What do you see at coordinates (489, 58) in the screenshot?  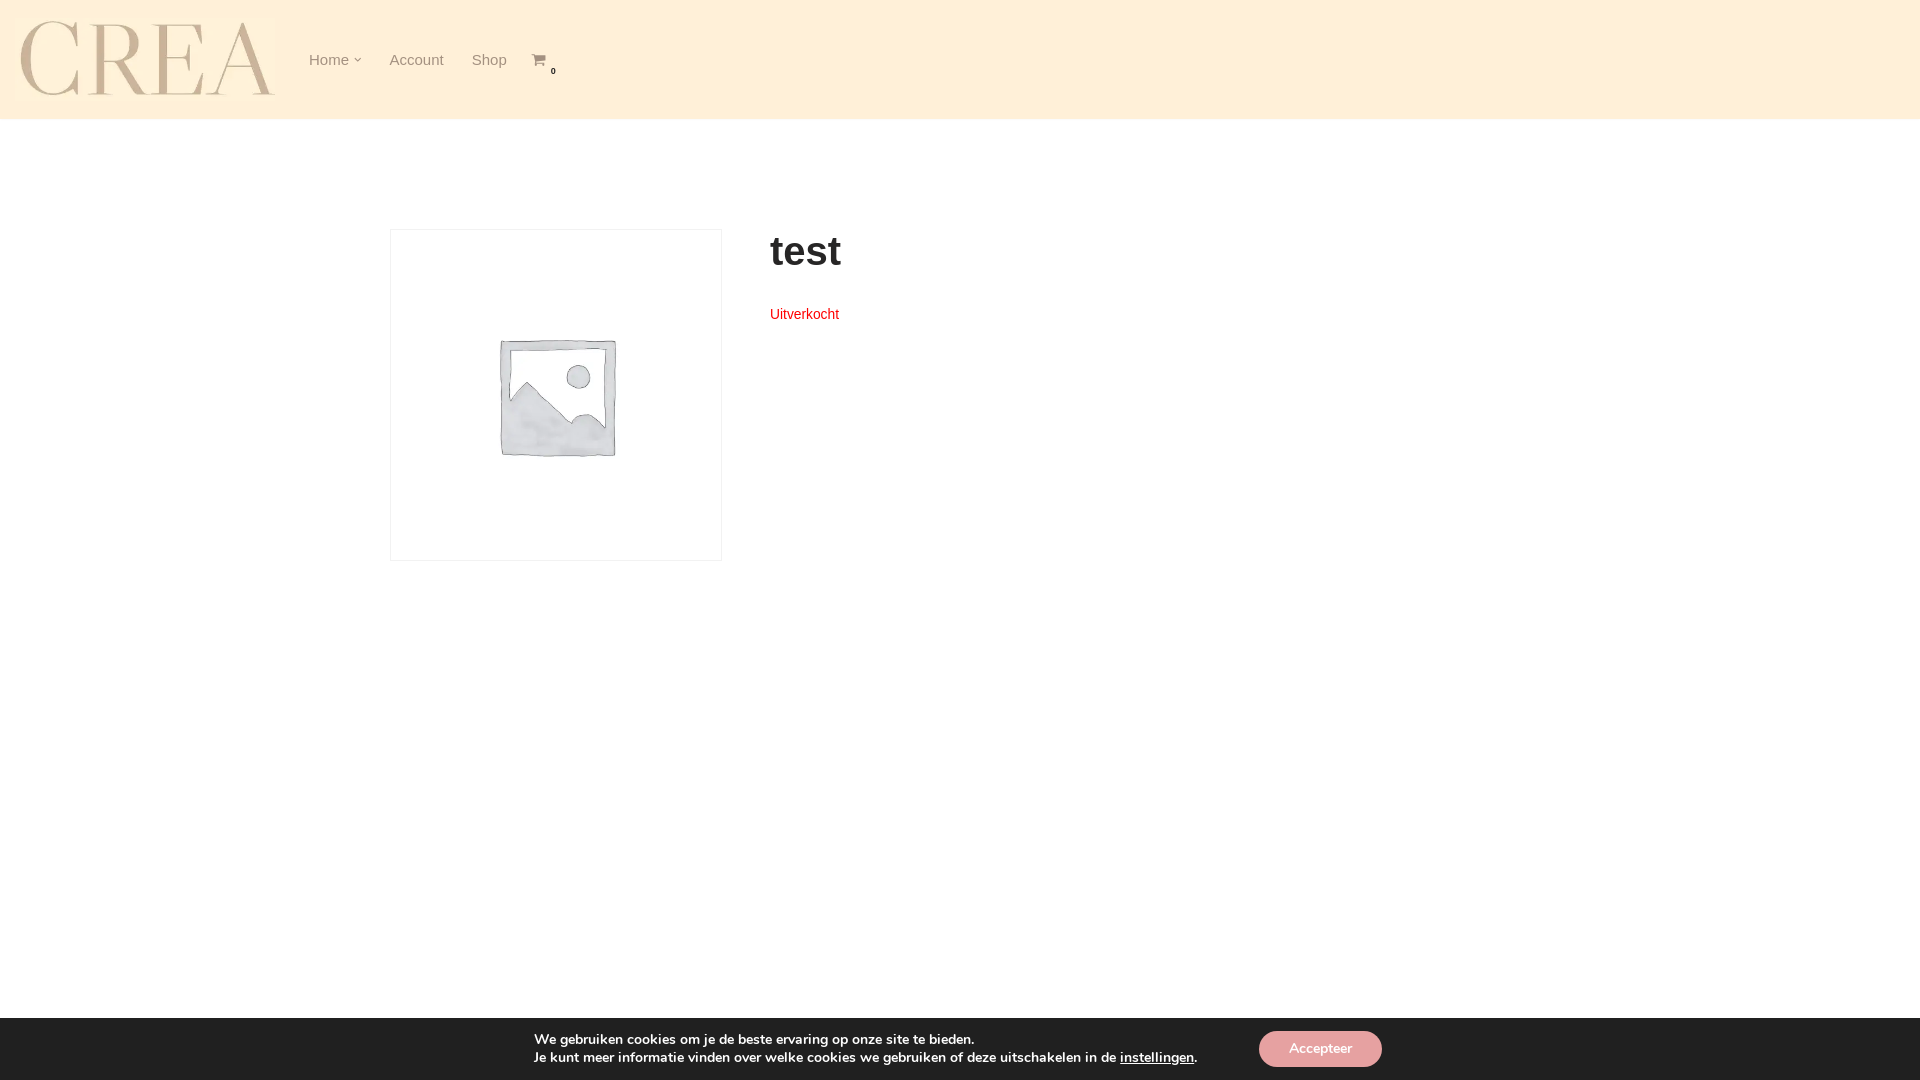 I see `'Shop'` at bounding box center [489, 58].